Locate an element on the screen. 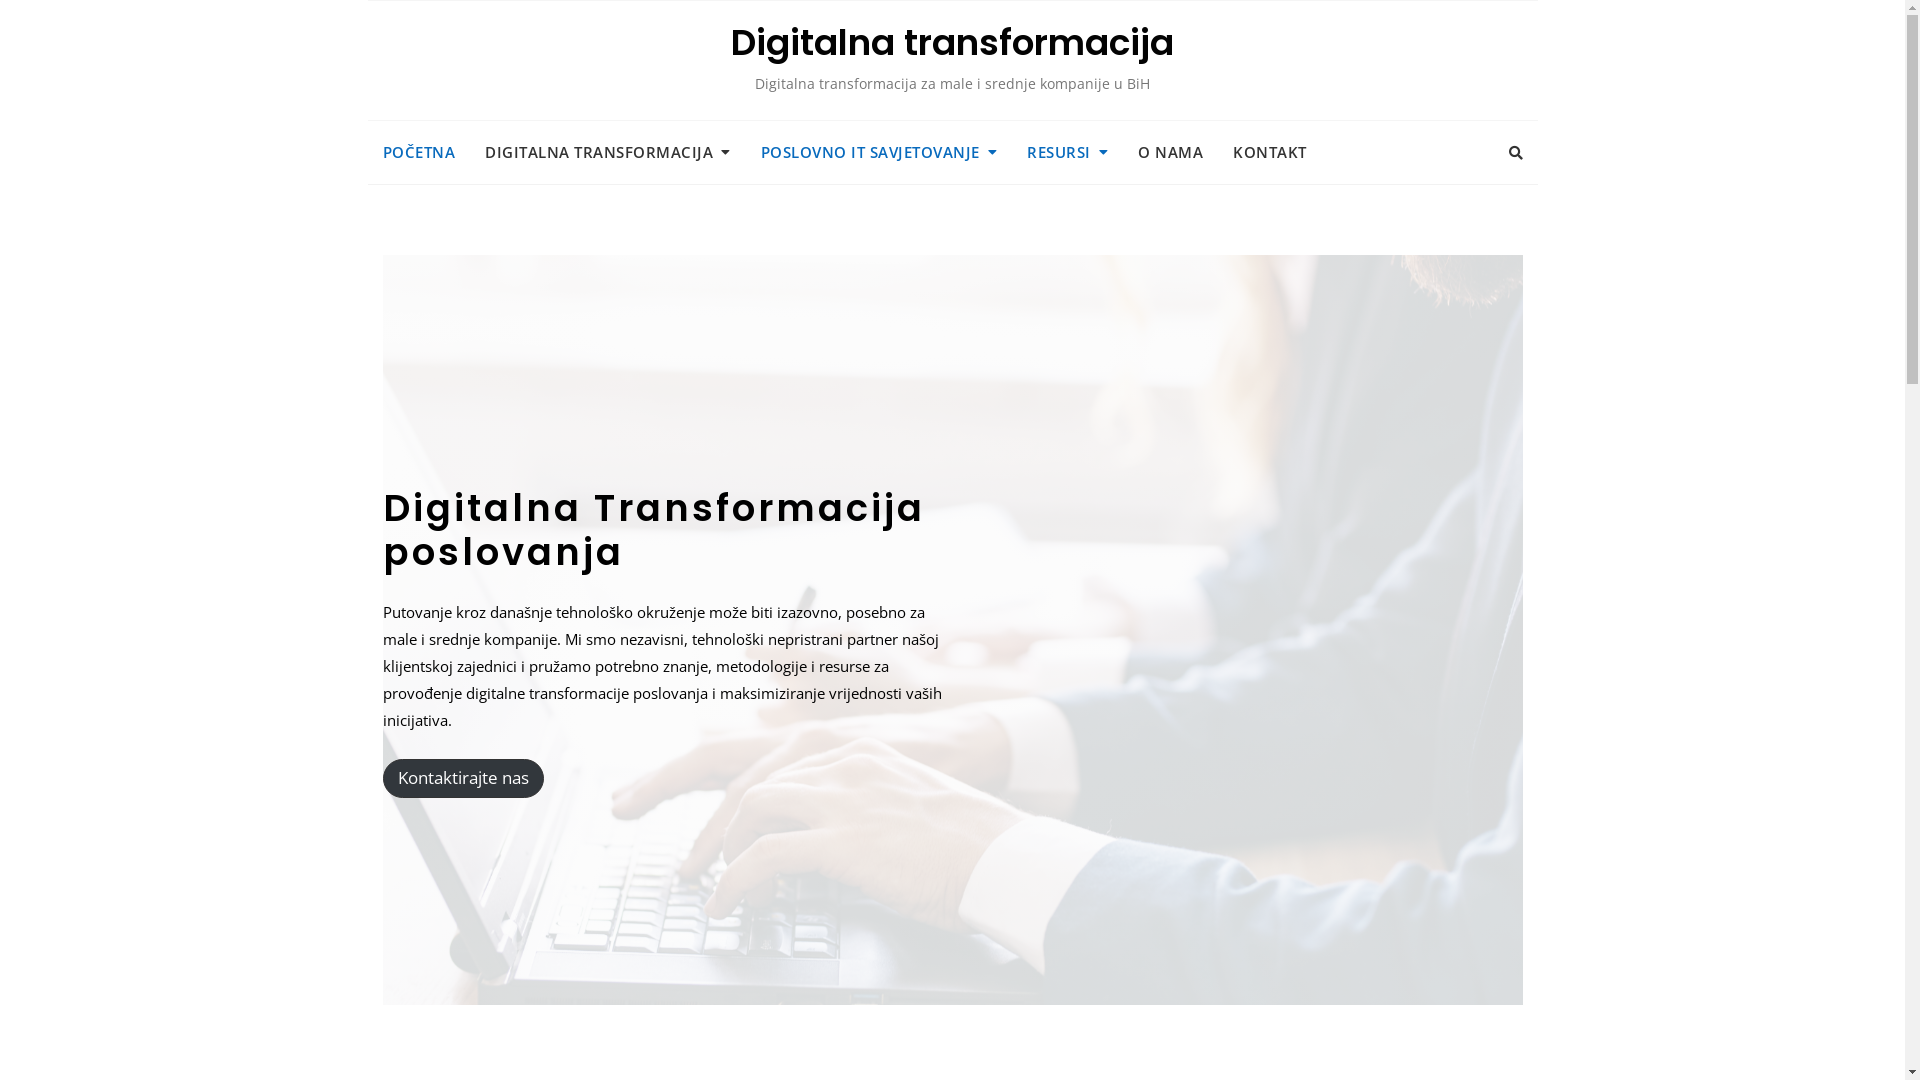 This screenshot has height=1080, width=1920. 'Kontaktirajte nas' is located at coordinates (461, 777).